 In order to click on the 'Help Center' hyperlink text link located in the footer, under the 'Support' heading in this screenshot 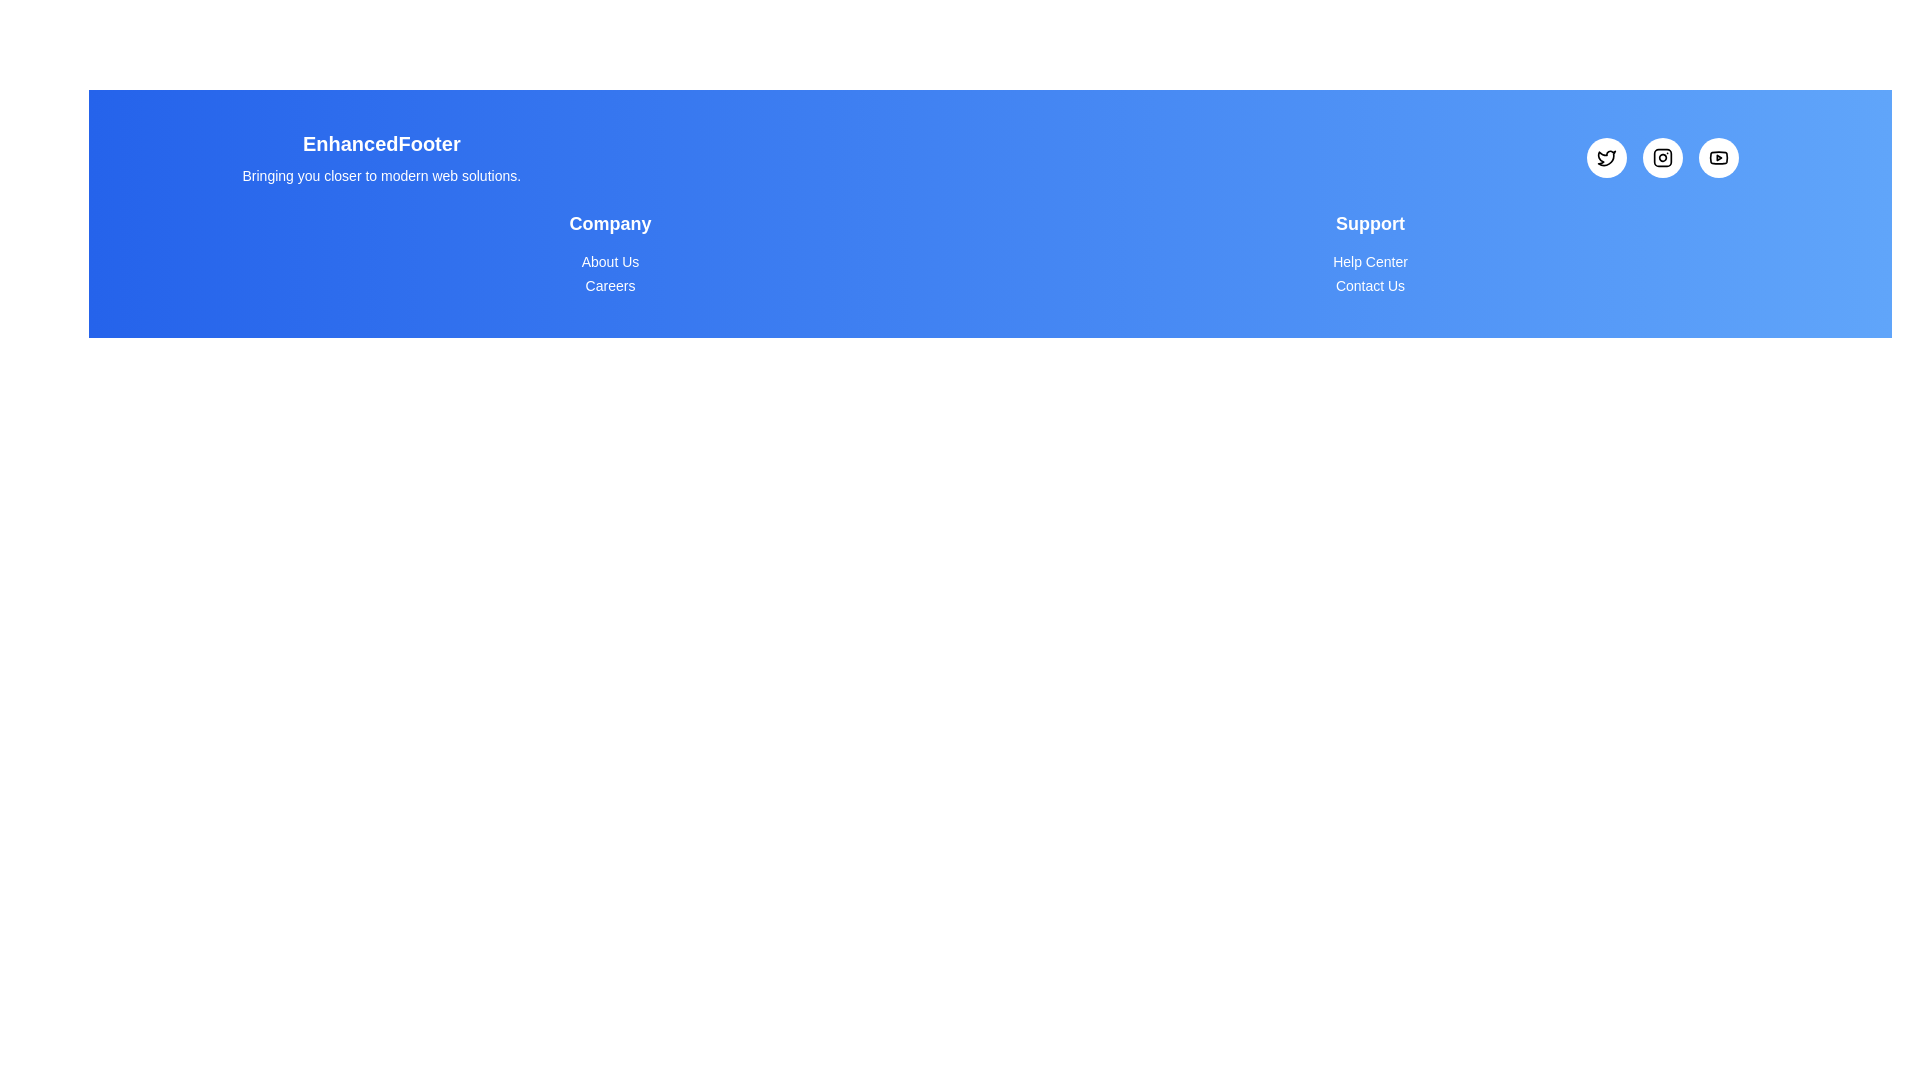, I will do `click(1369, 261)`.